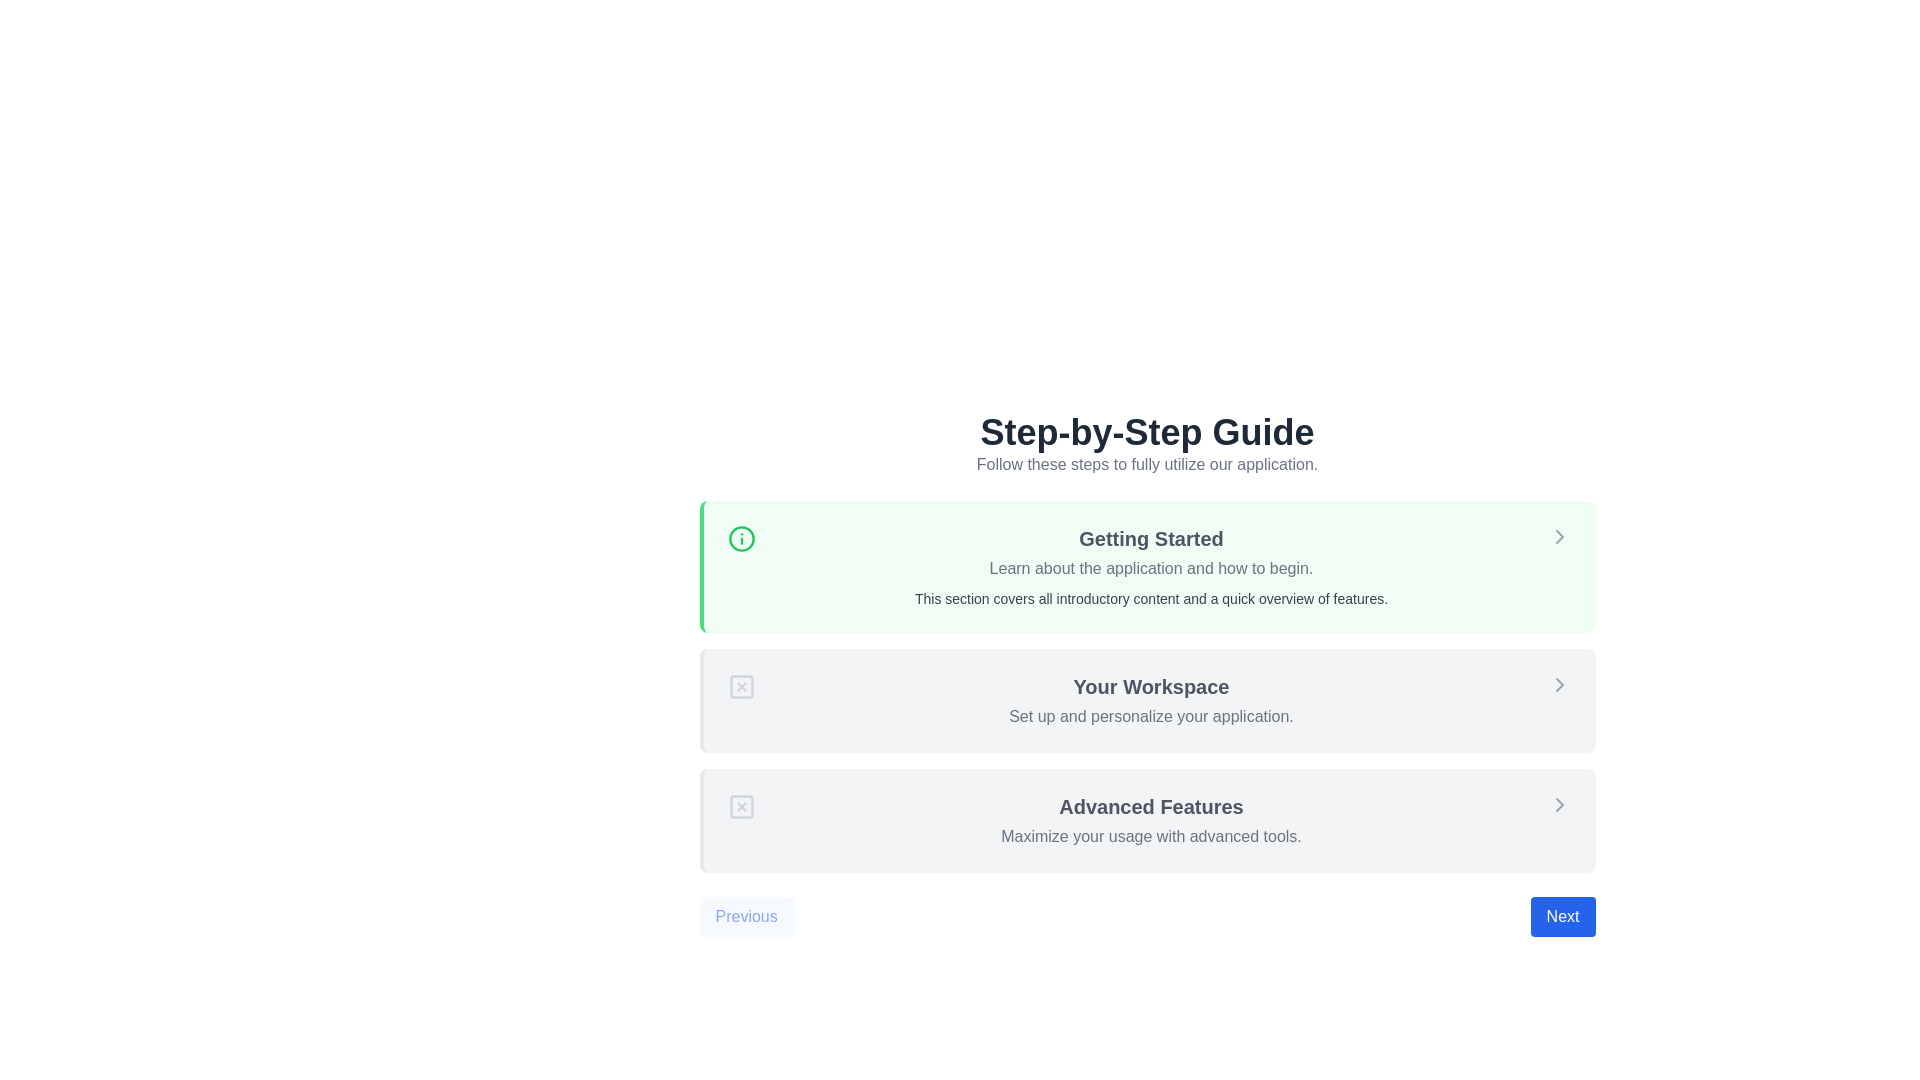  Describe the element at coordinates (1558, 804) in the screenshot. I see `the right-facing chevron icon in the 'Advanced Features' module` at that location.